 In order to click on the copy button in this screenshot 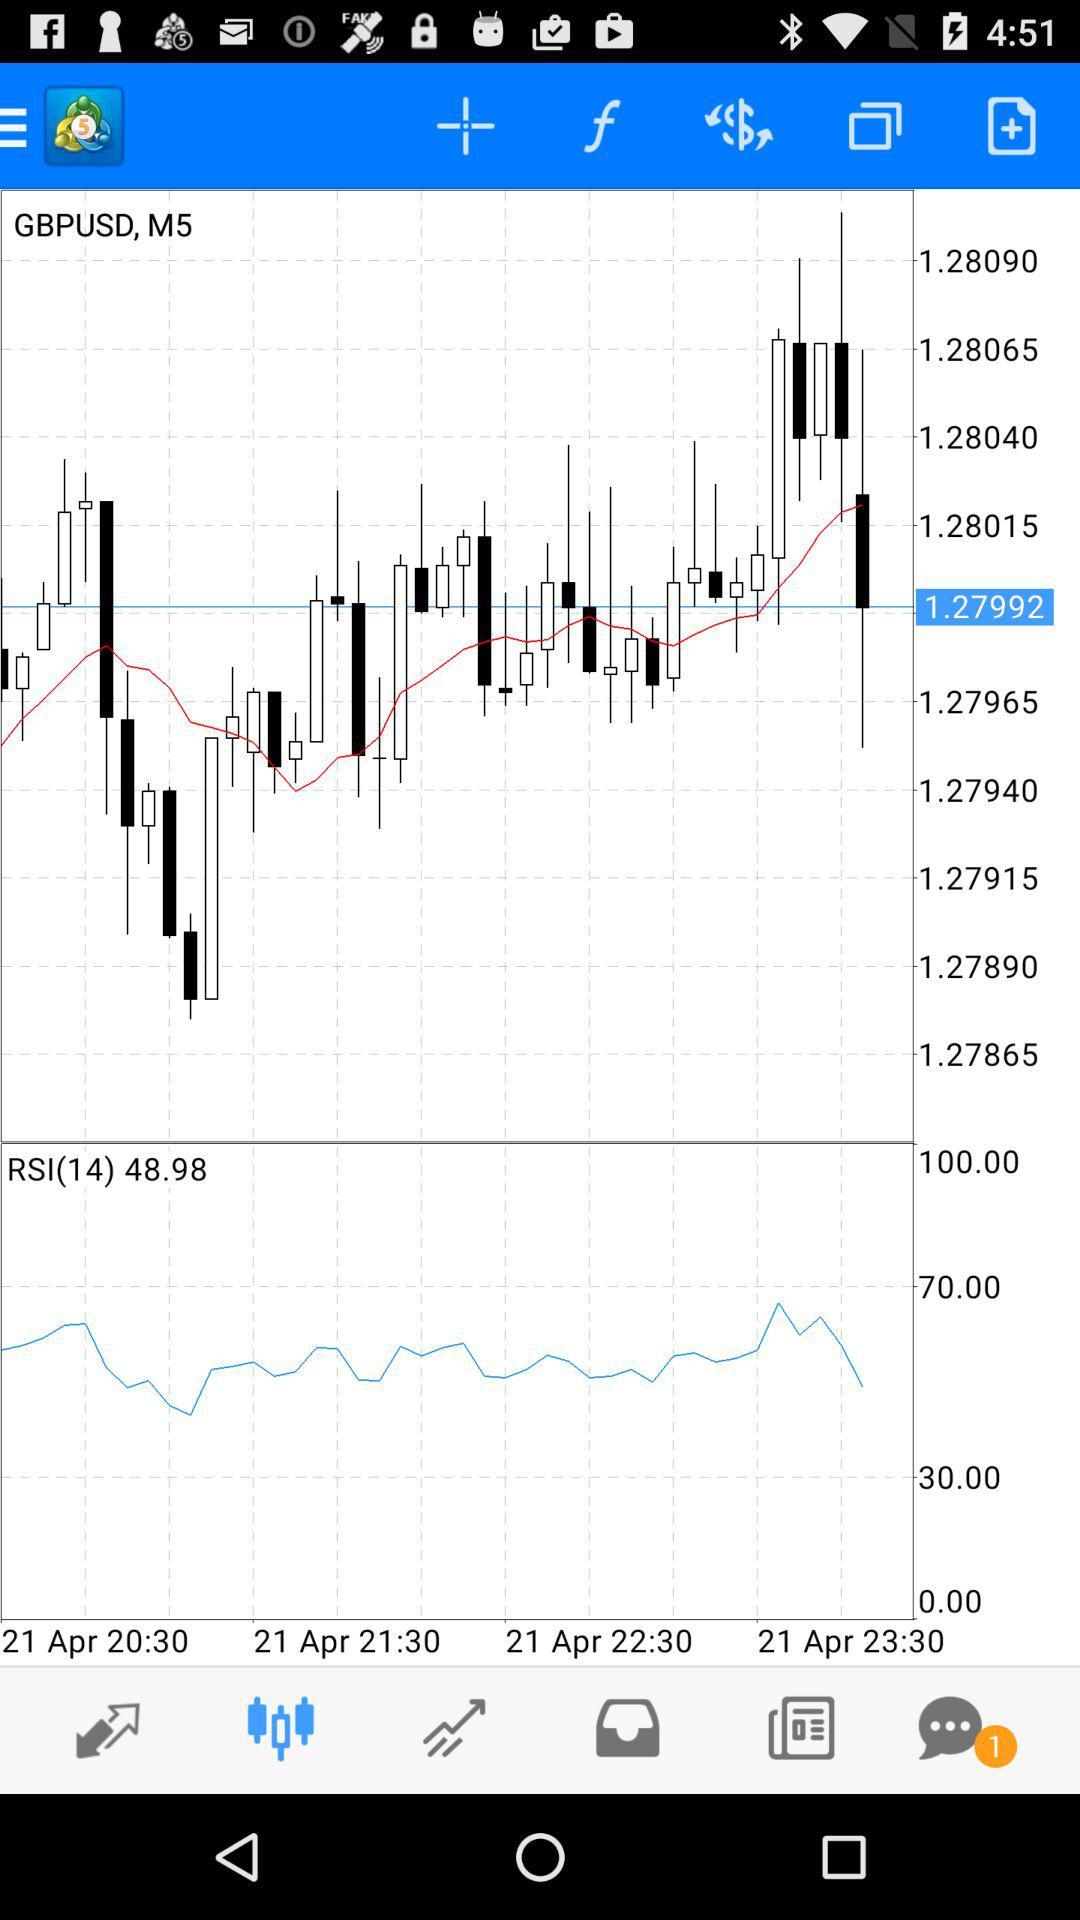, I will do `click(874, 124)`.